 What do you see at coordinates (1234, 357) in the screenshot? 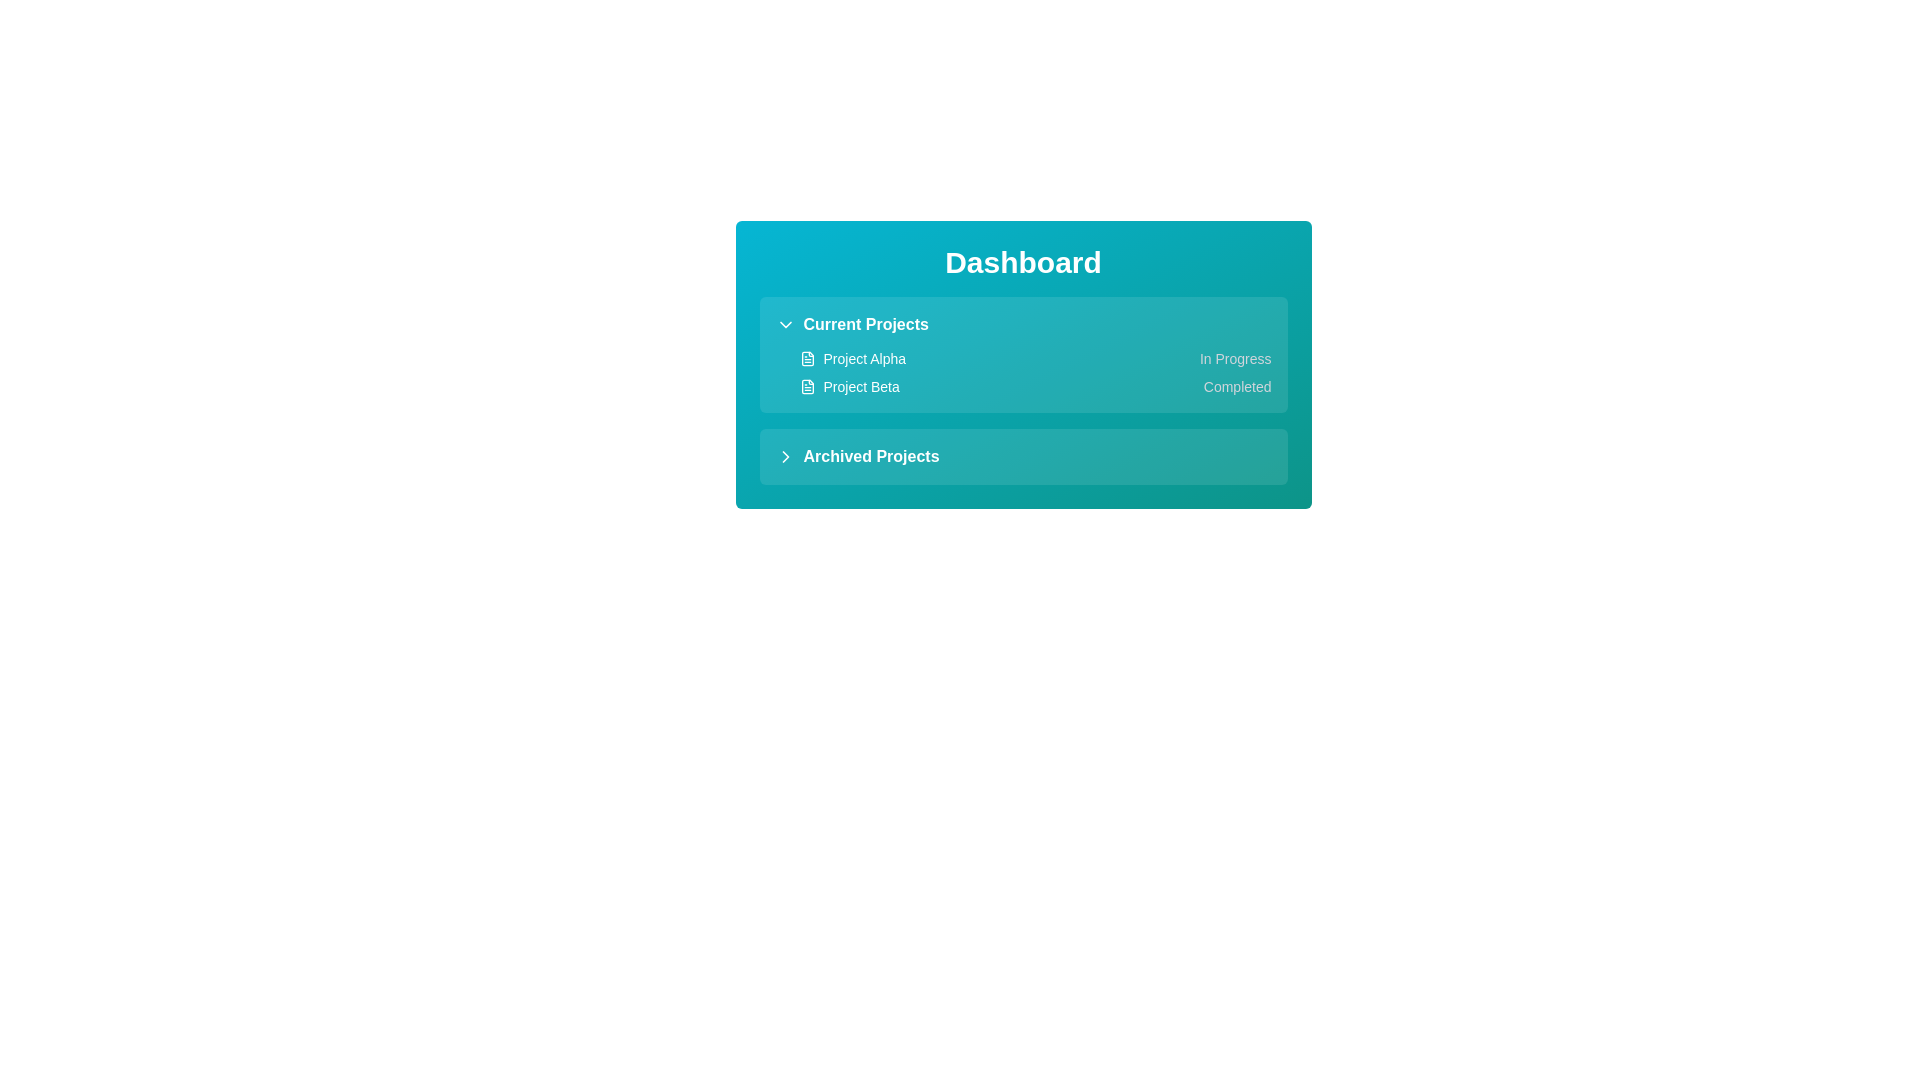
I see `the static text label indicating the status of 'Project Alpha', which is located in the top-right corner of the 'Current Projects' section` at bounding box center [1234, 357].